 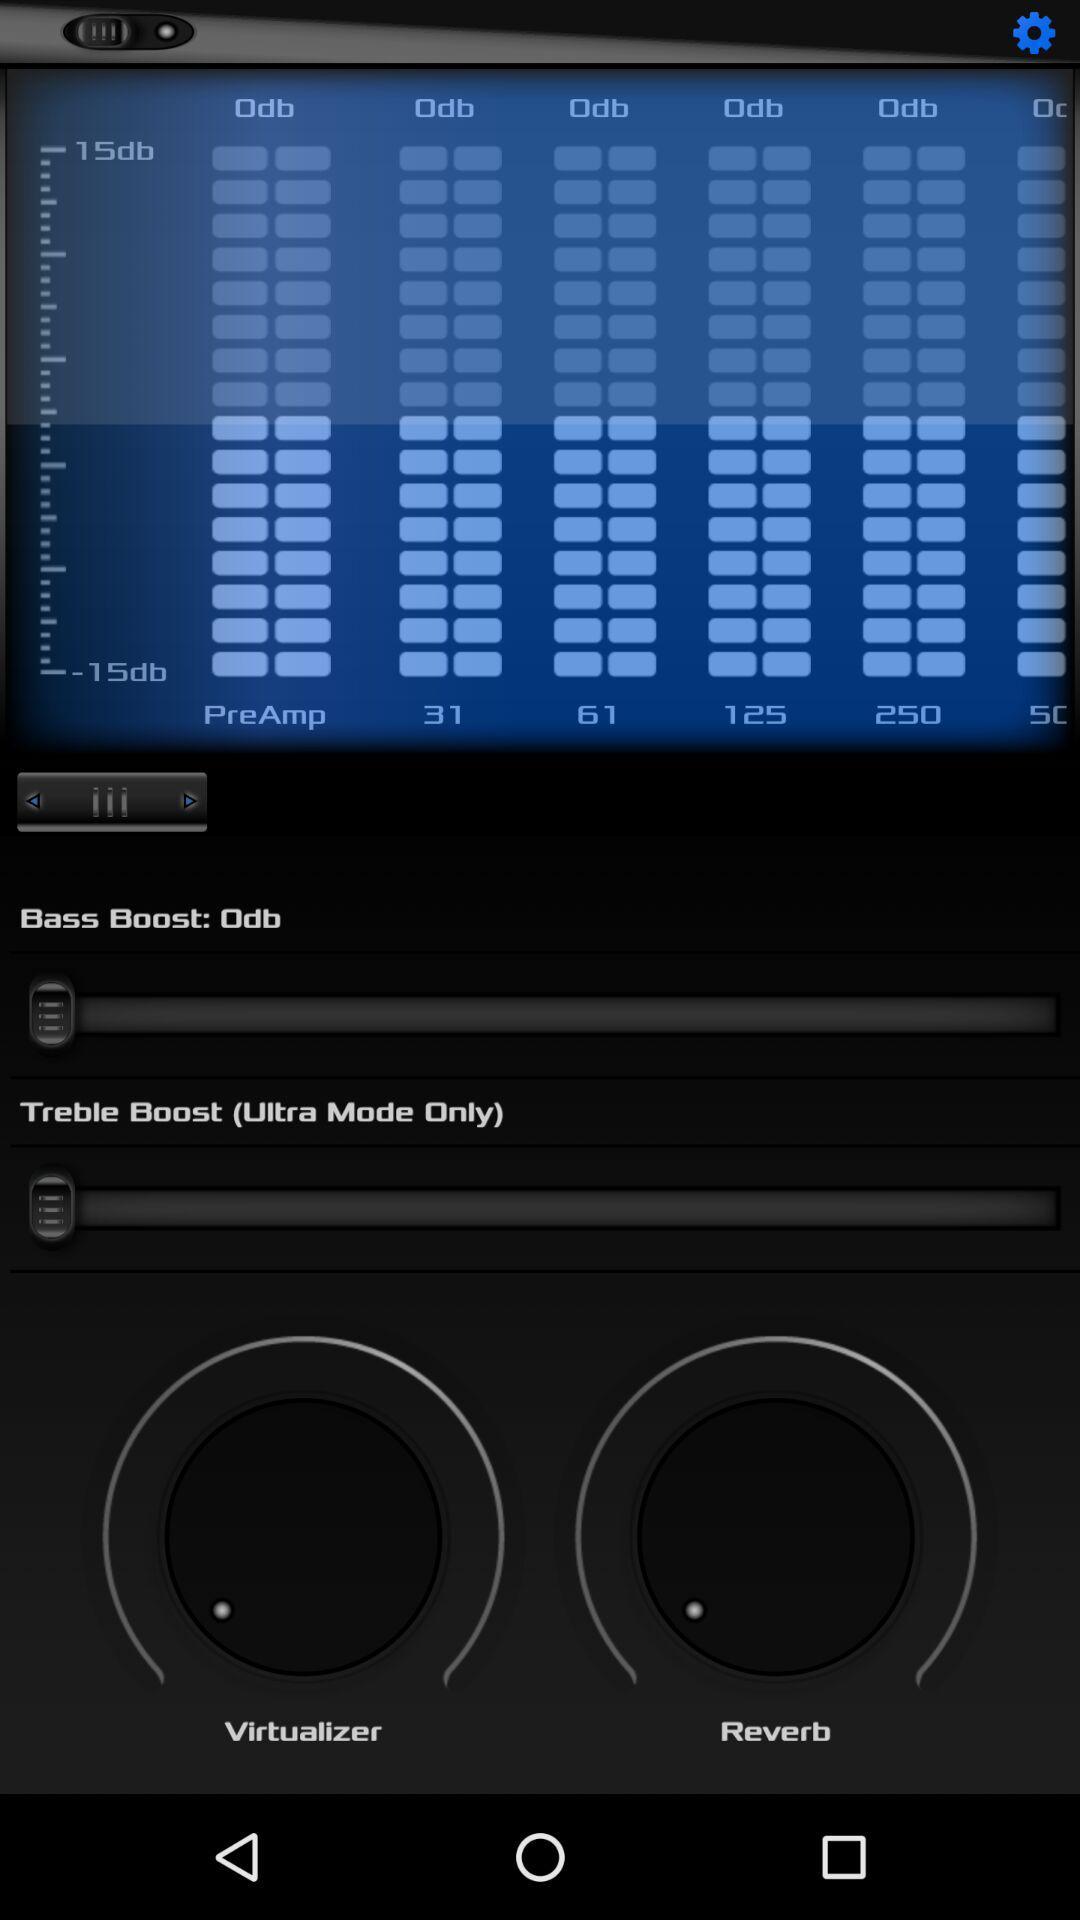 What do you see at coordinates (303, 1536) in the screenshot?
I see `change virtualizer option` at bounding box center [303, 1536].